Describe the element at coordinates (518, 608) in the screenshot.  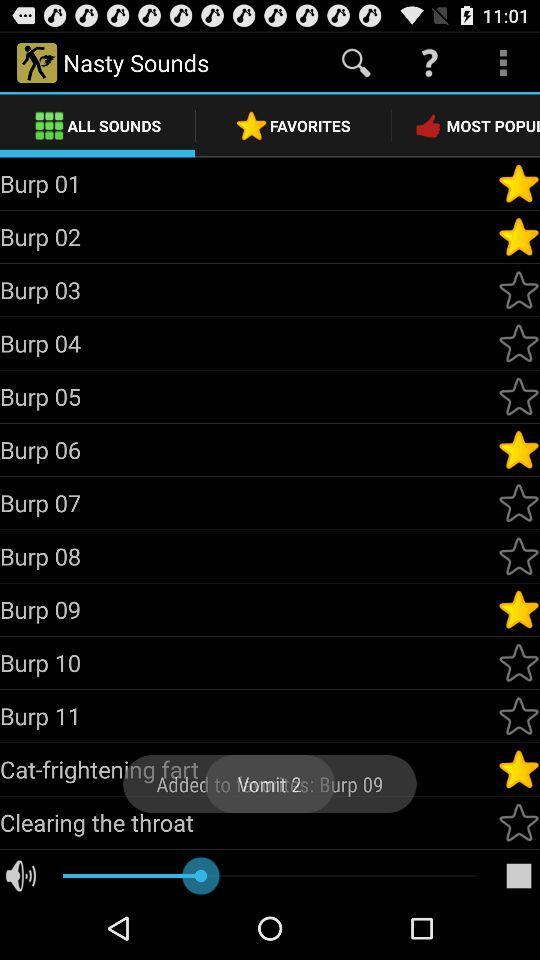
I see `very popular sound` at that location.